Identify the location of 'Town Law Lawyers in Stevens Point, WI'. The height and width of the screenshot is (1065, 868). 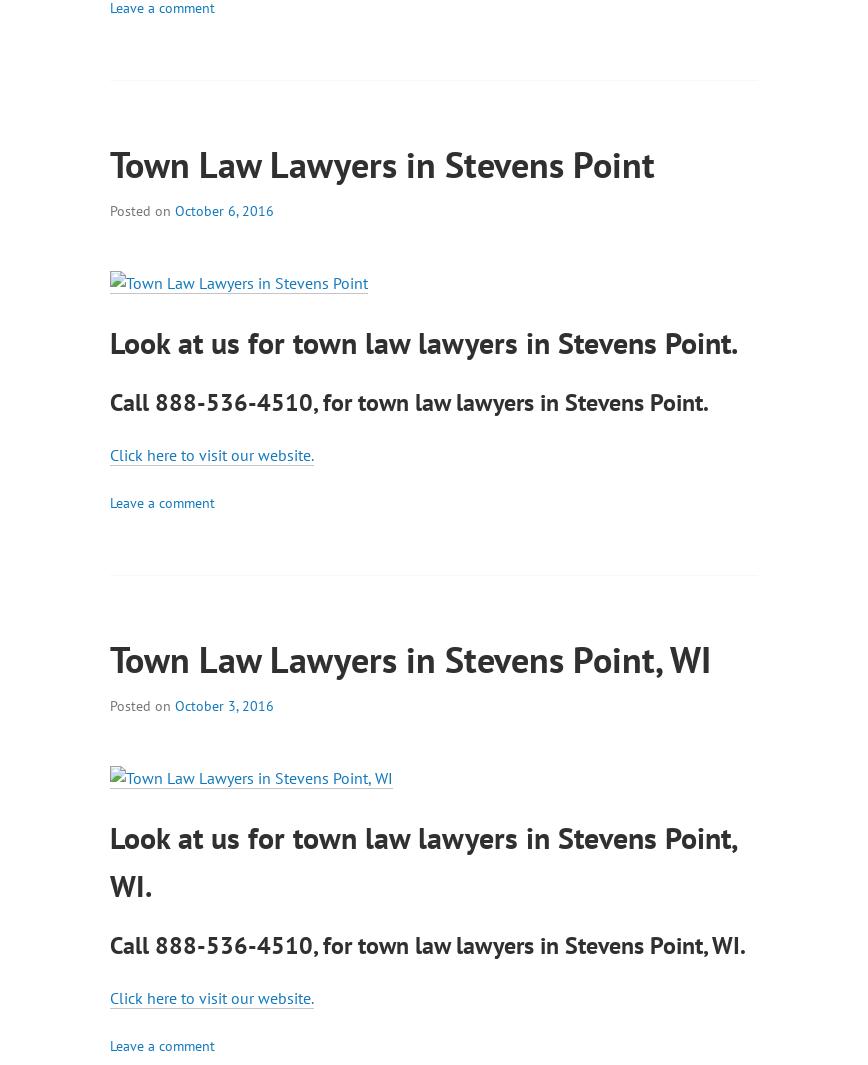
(410, 658).